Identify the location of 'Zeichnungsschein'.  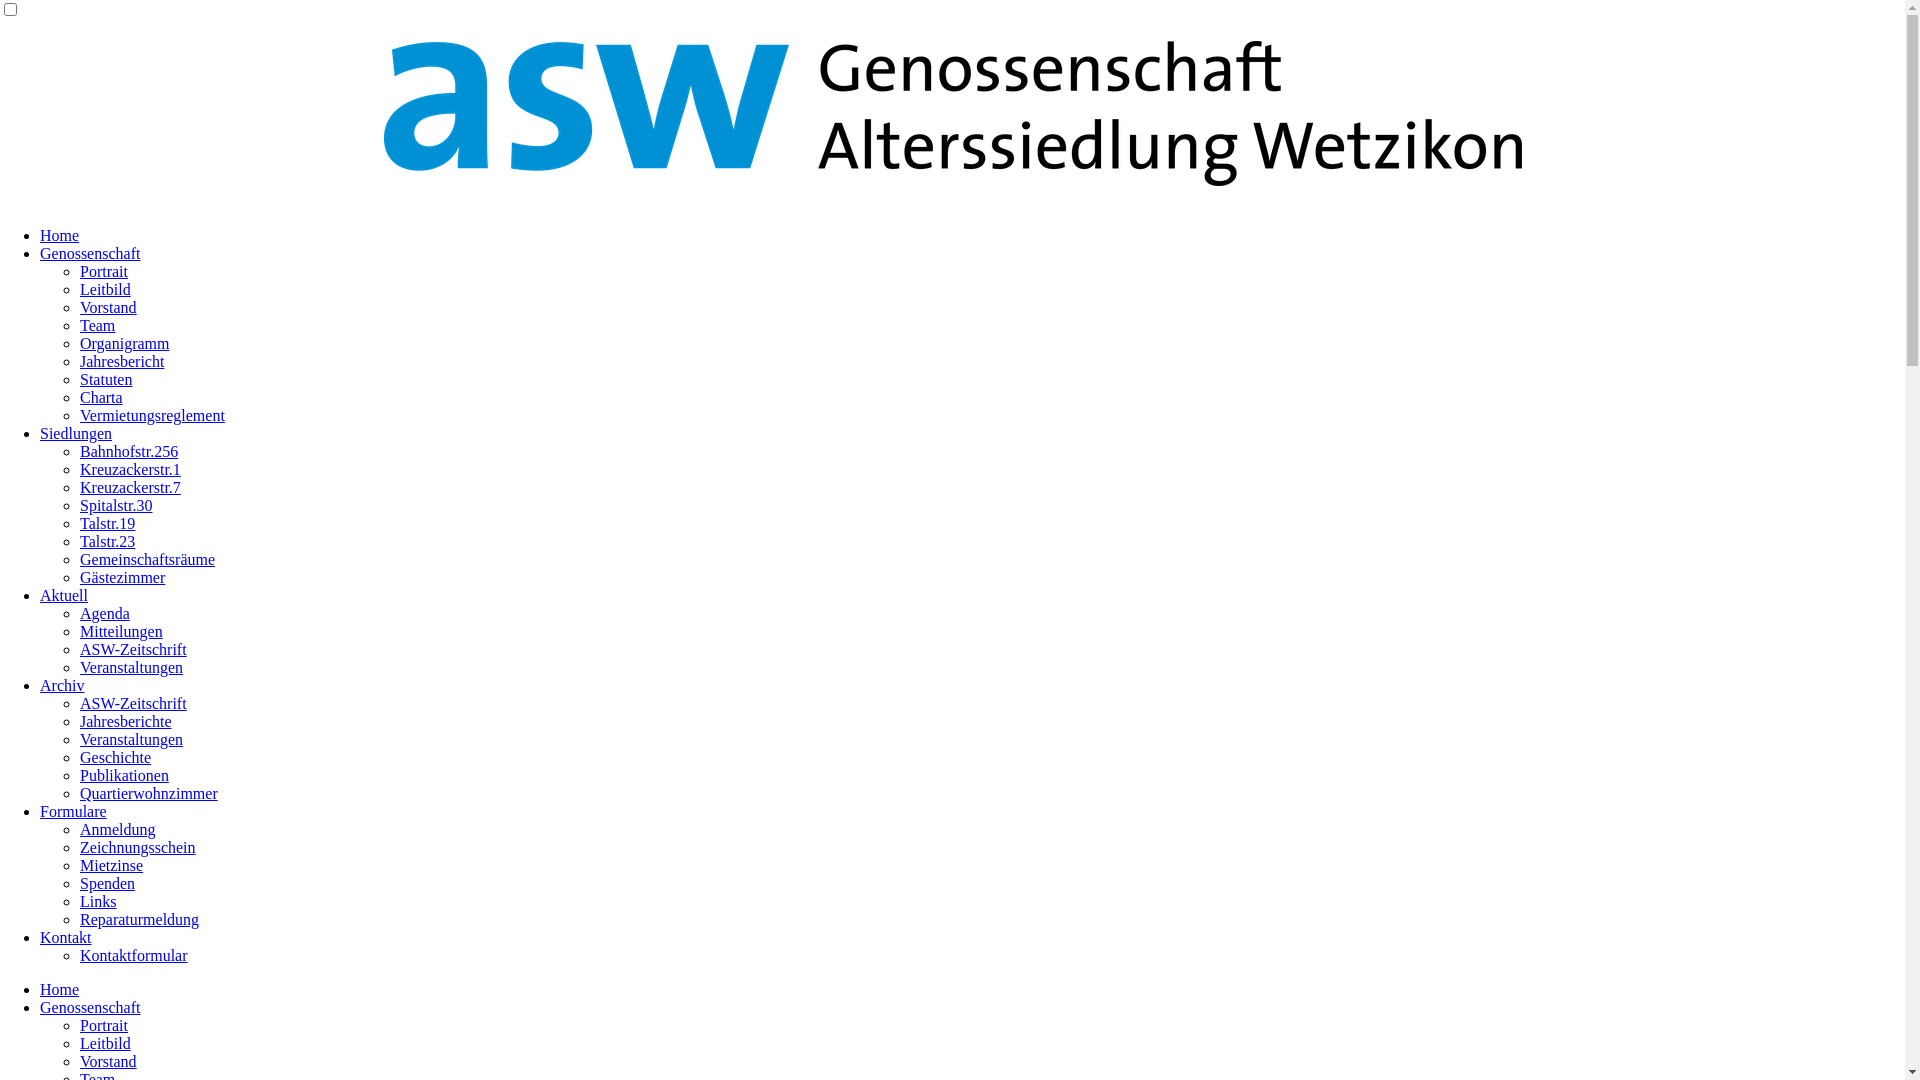
(137, 847).